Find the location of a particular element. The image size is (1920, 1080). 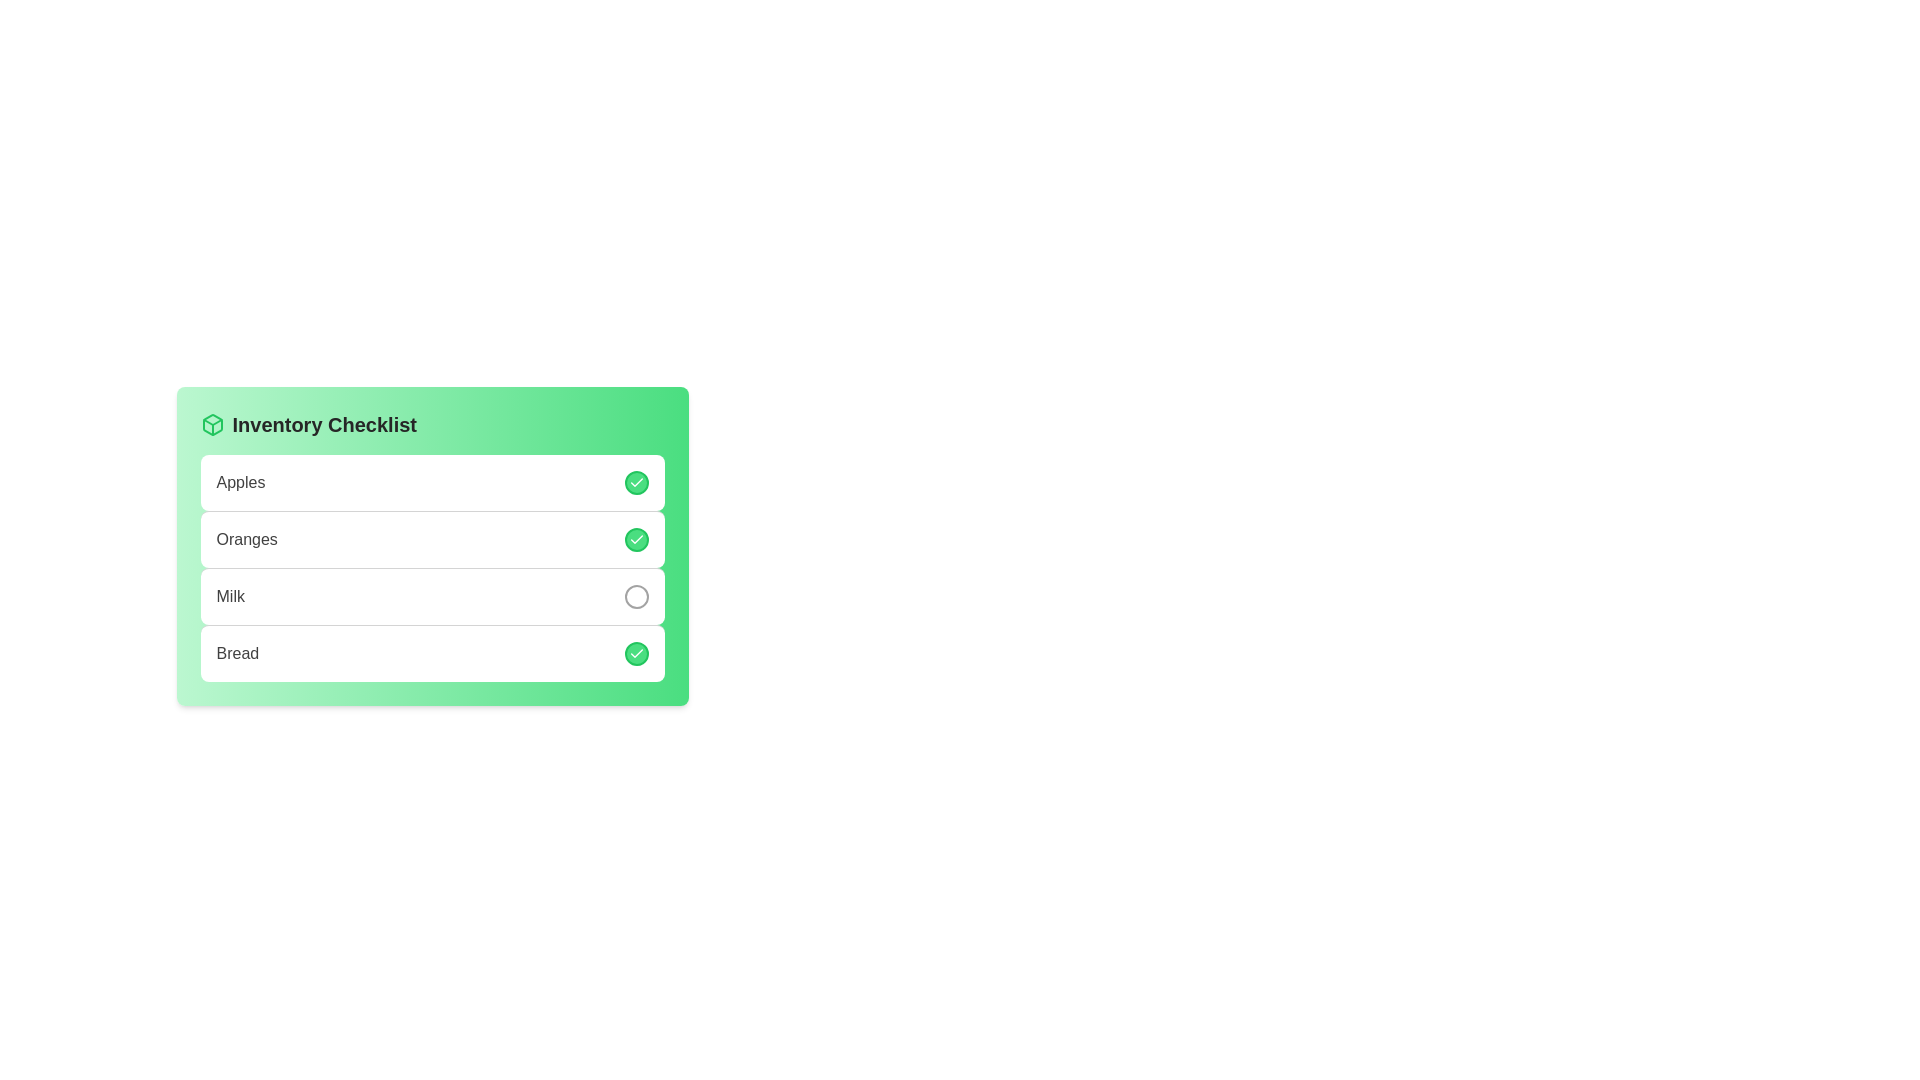

the list item labeled 'Milk' in the 'Inventory Checklist' is located at coordinates (431, 595).